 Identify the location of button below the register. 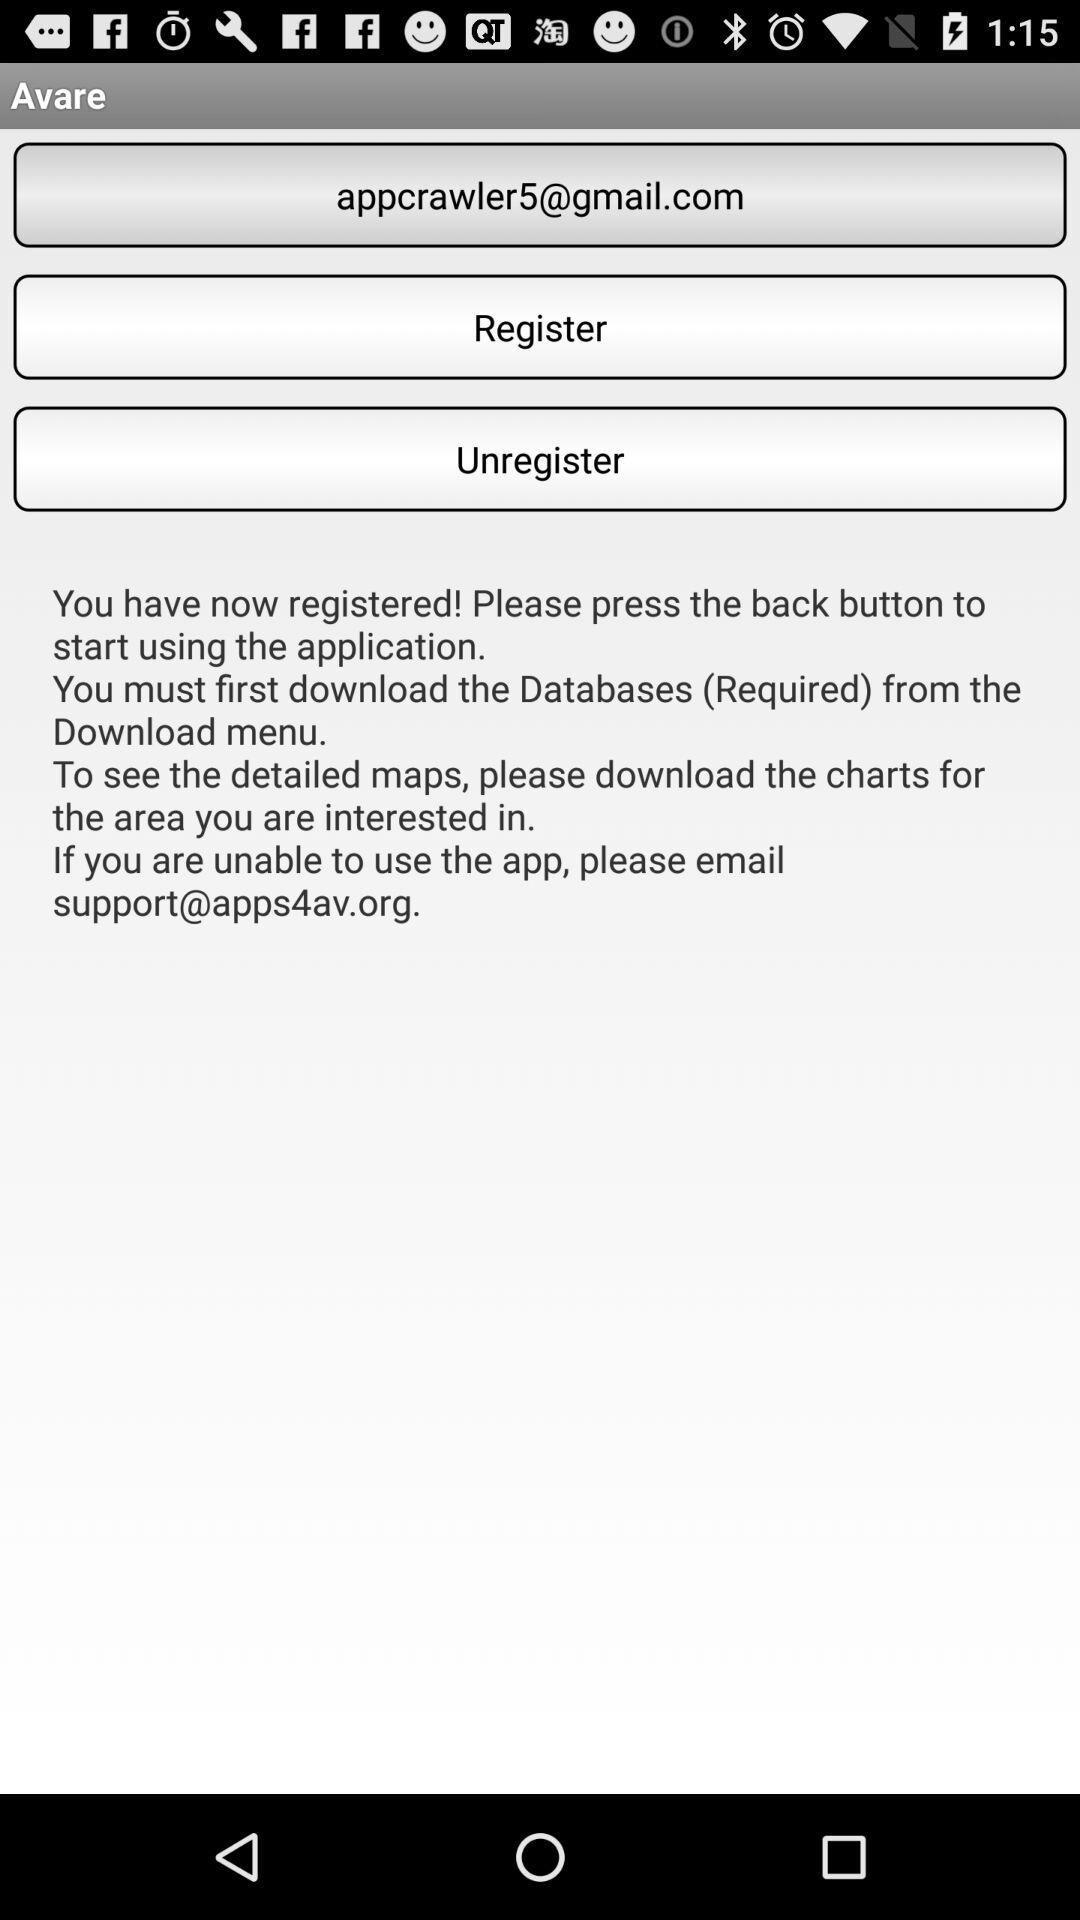
(540, 458).